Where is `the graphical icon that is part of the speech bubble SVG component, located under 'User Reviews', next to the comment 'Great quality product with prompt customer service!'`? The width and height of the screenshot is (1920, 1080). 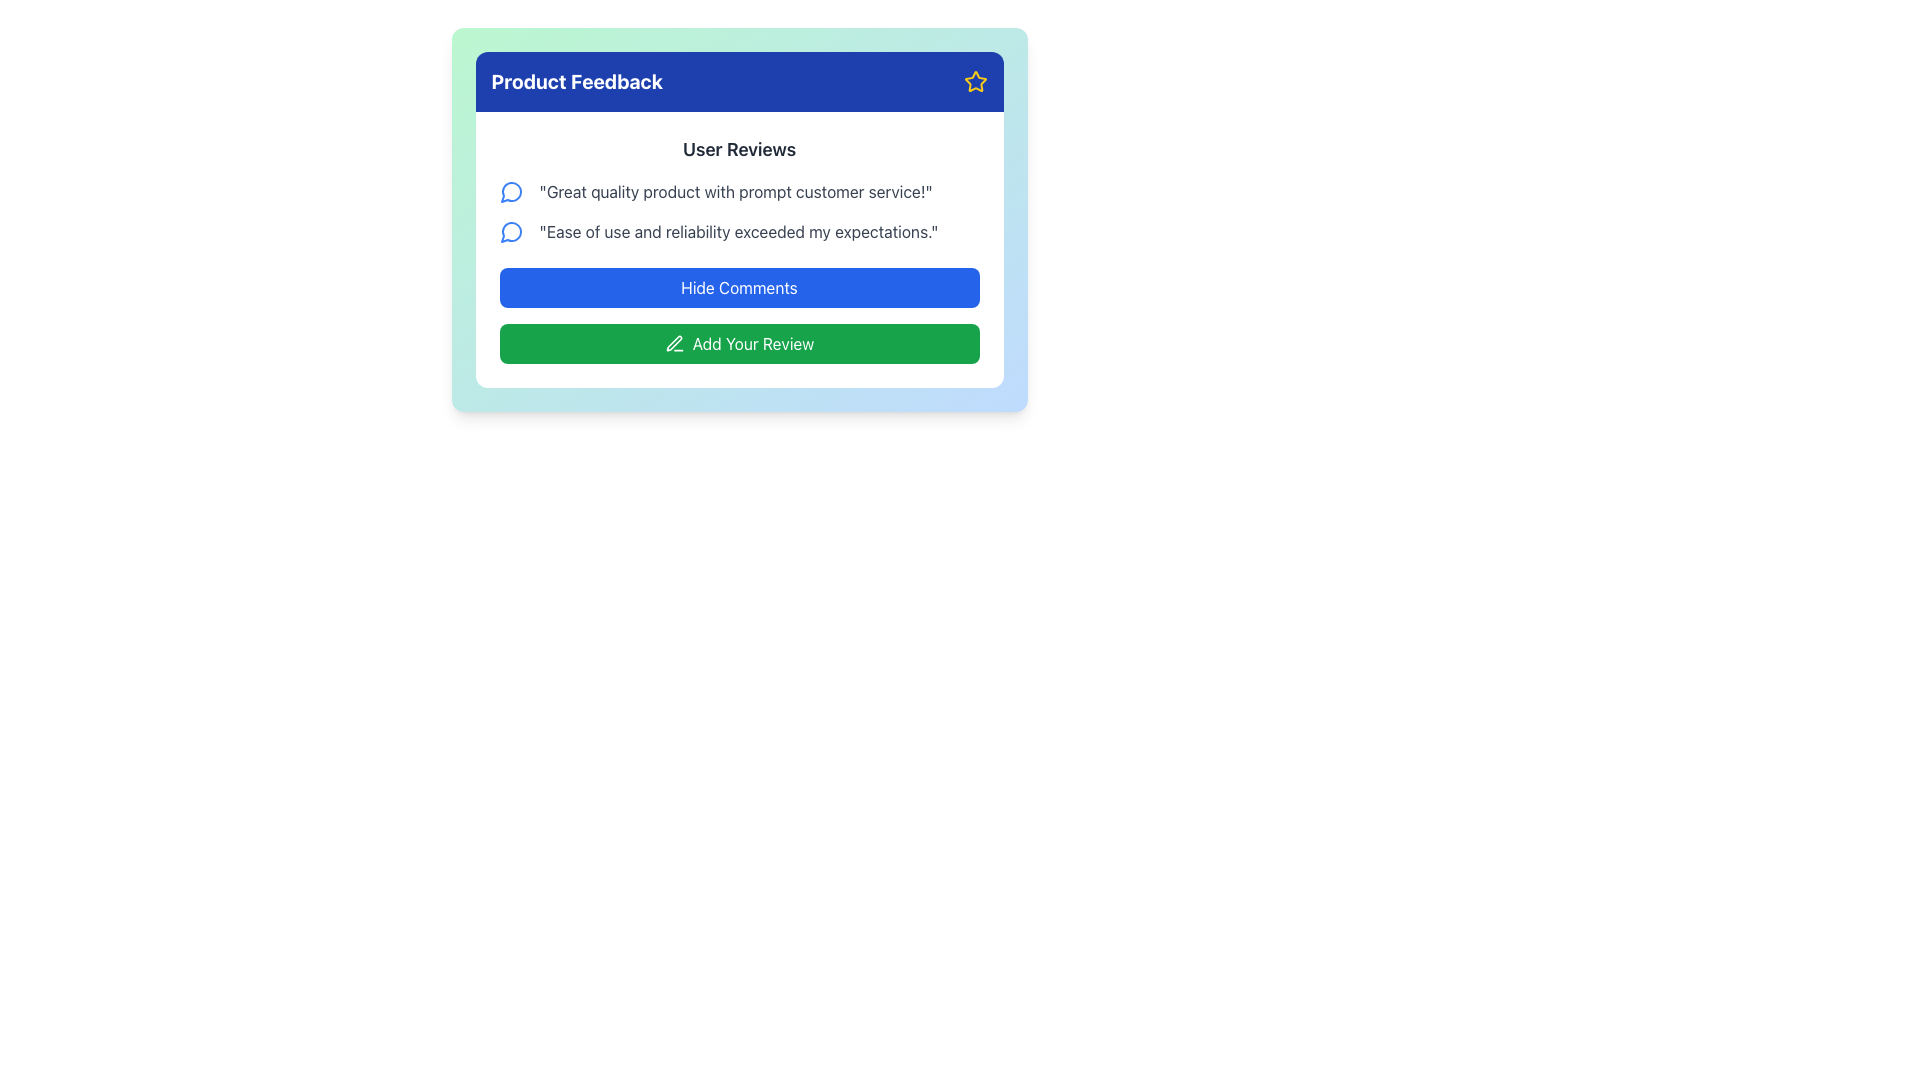 the graphical icon that is part of the speech bubble SVG component, located under 'User Reviews', next to the comment 'Great quality product with prompt customer service!' is located at coordinates (510, 192).